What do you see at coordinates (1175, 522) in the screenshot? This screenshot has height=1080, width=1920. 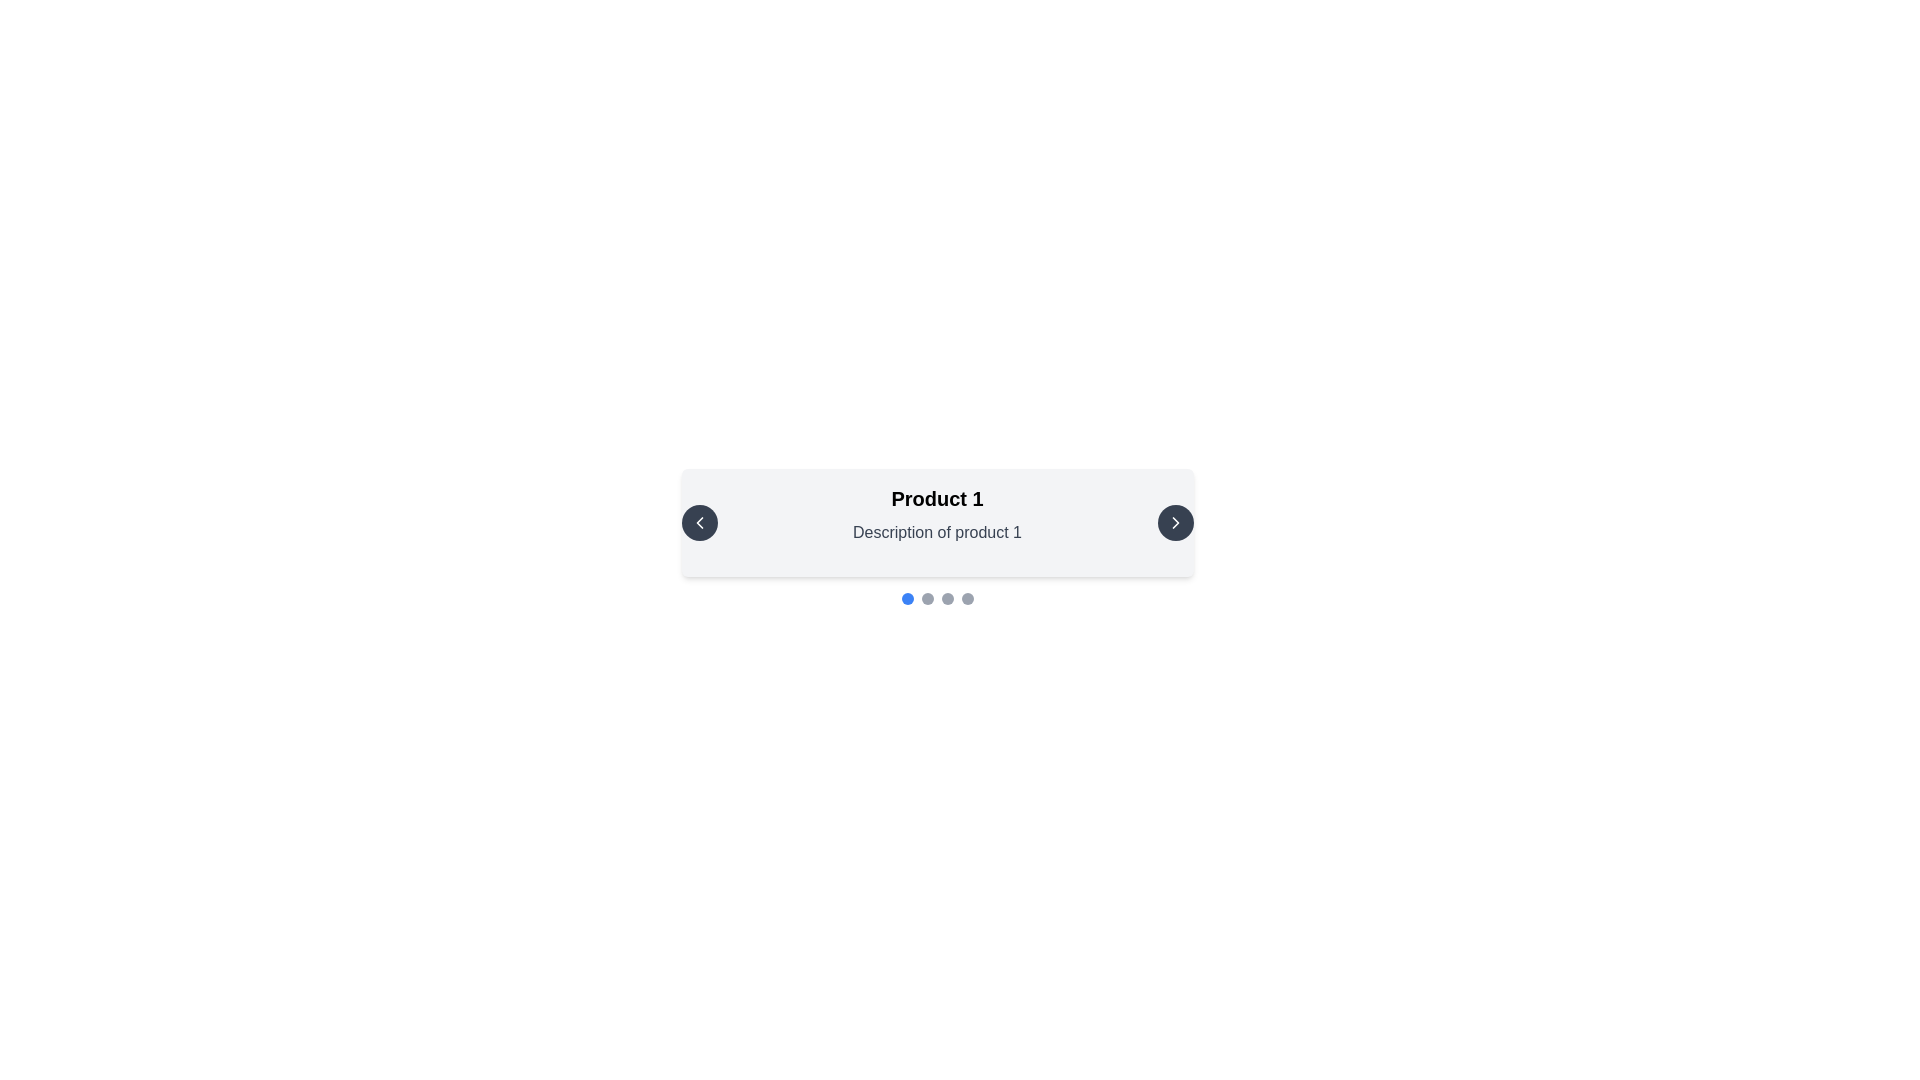 I see `the right-pointing chevron icon located within the circular button on the right side of the central information card` at bounding box center [1175, 522].